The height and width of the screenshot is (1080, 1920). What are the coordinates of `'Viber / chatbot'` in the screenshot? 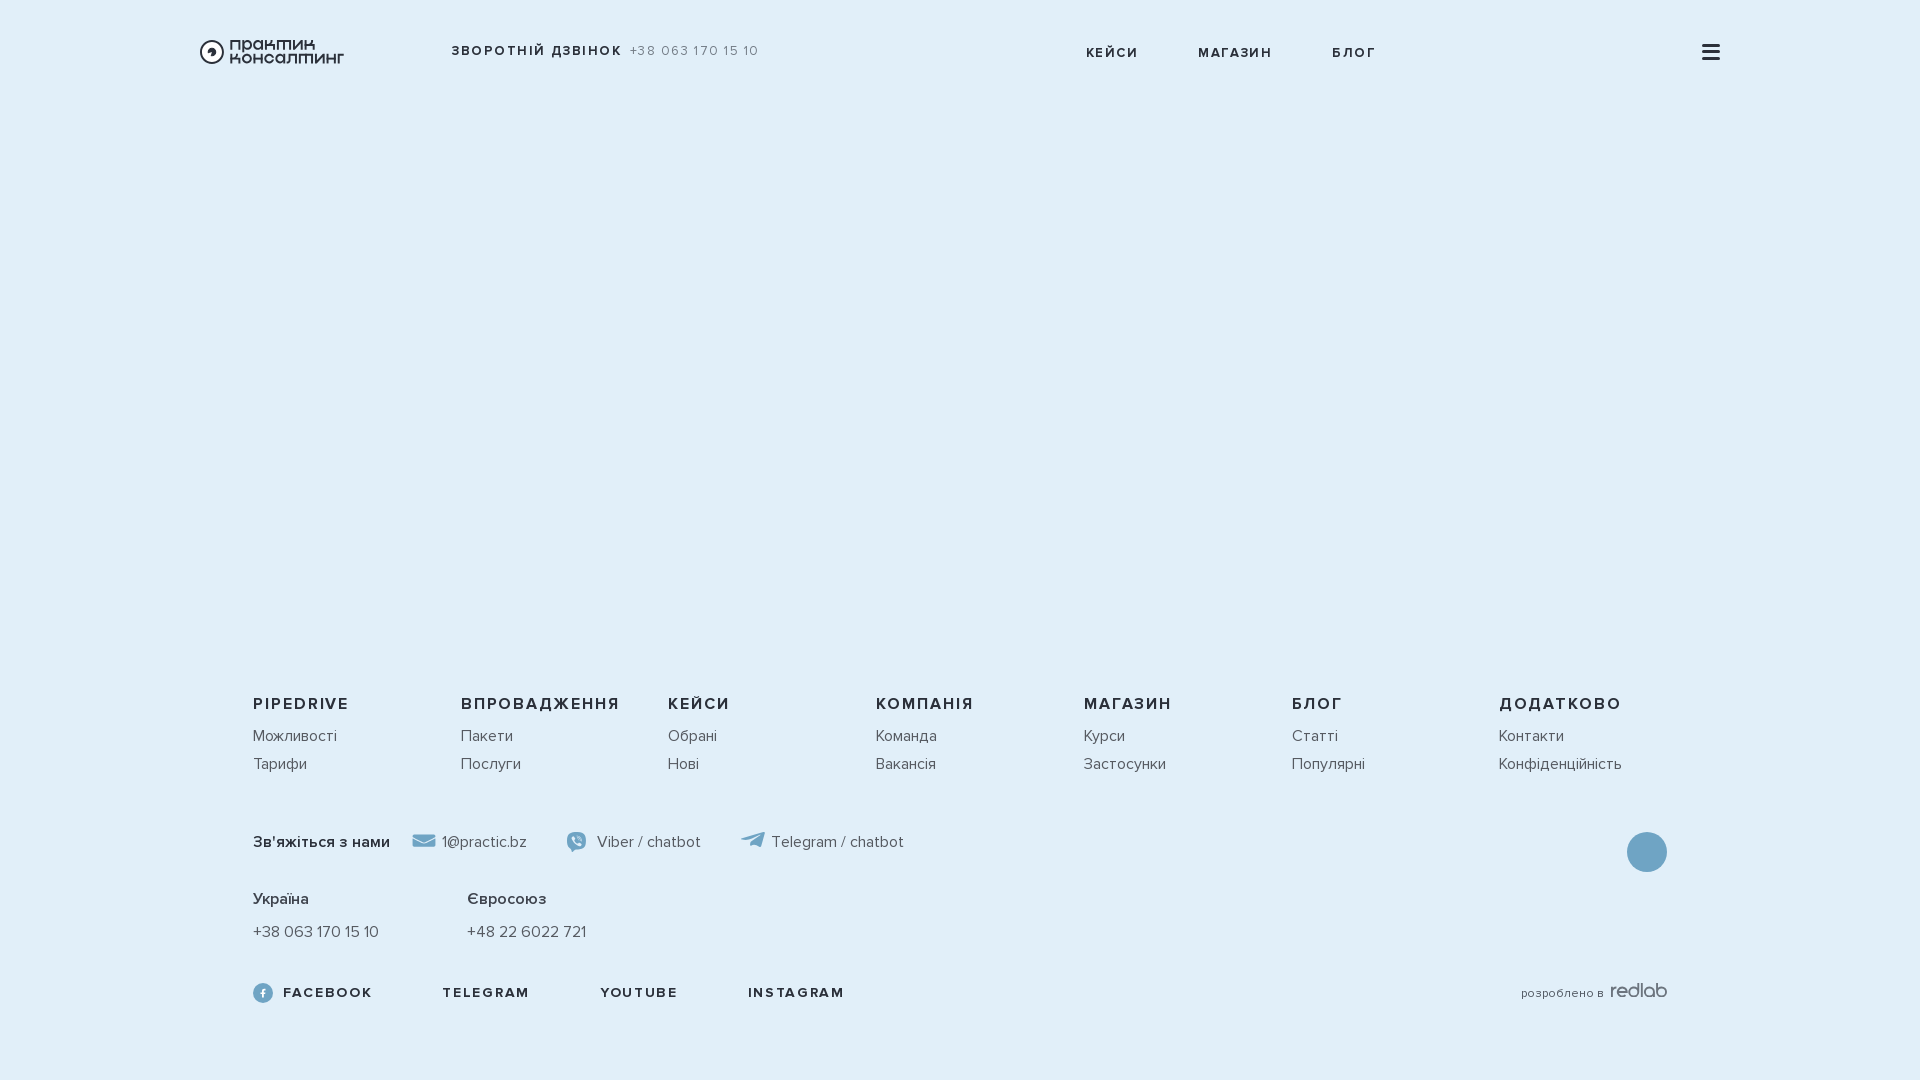 It's located at (632, 842).